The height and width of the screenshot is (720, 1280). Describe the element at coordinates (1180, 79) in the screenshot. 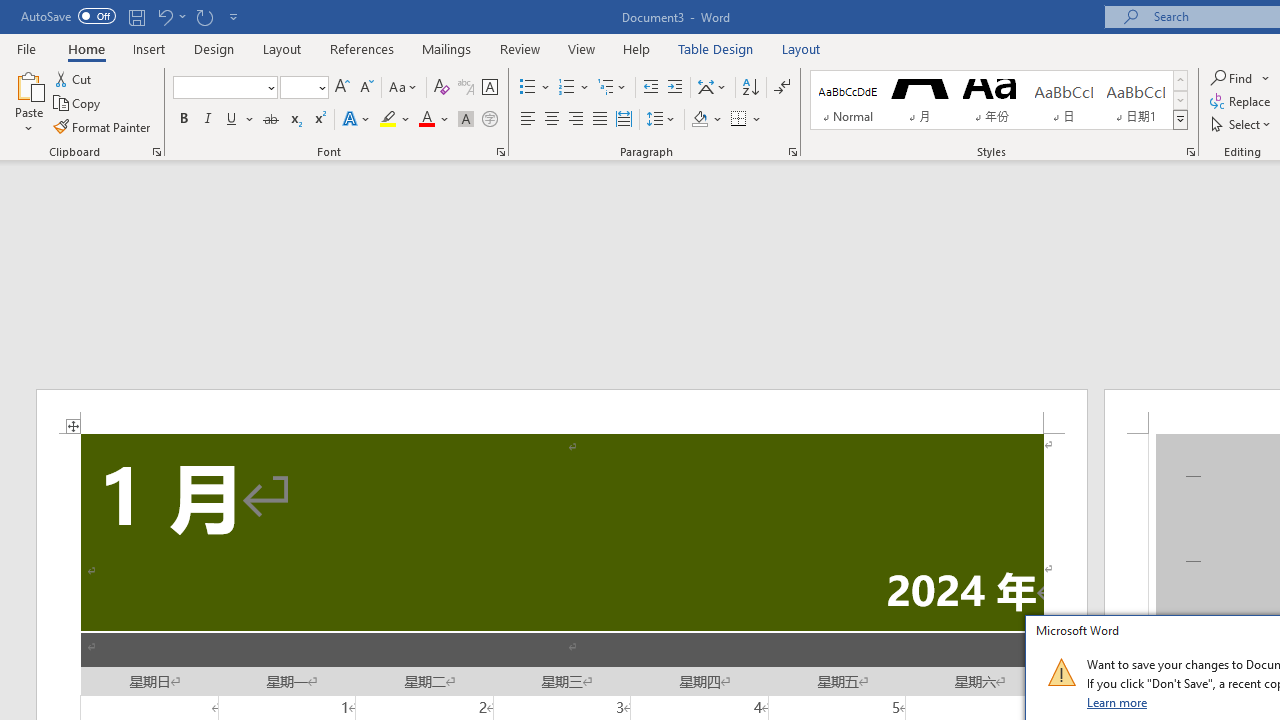

I see `'Row up'` at that location.